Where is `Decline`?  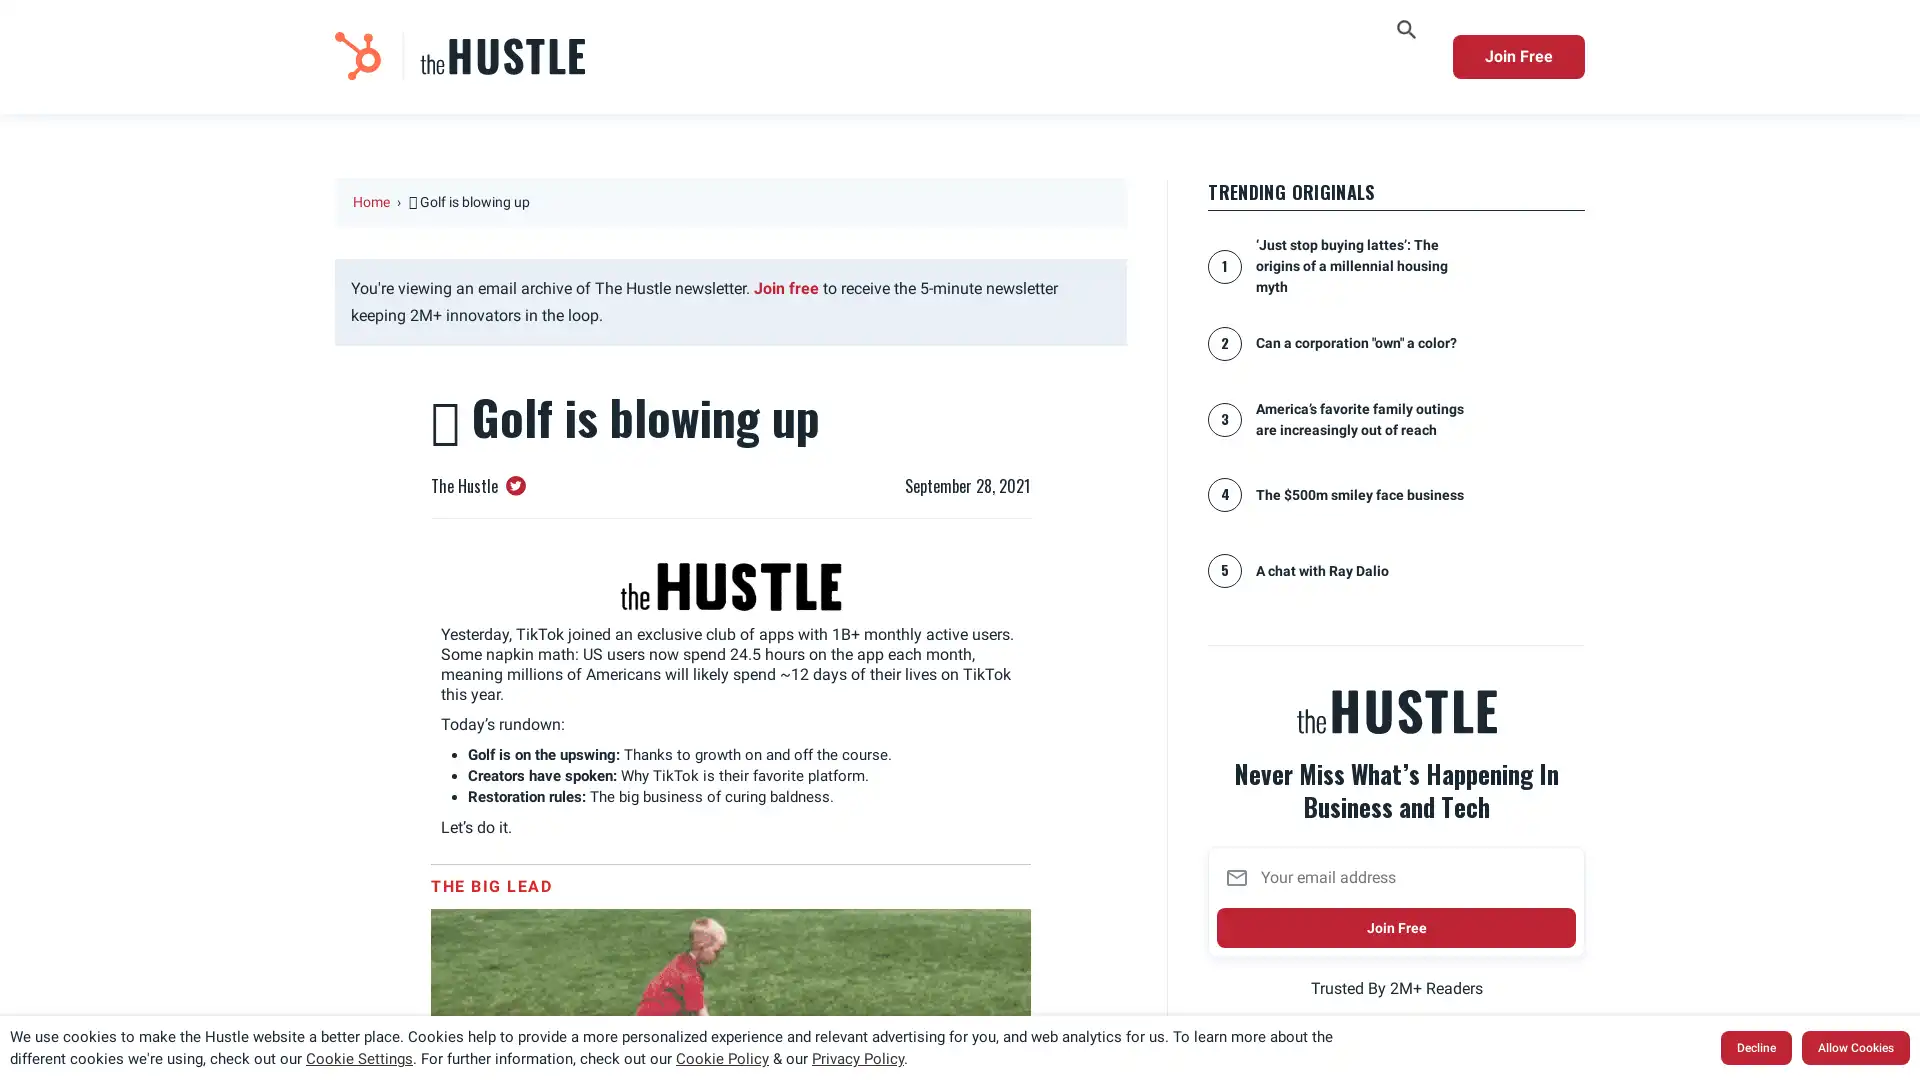 Decline is located at coordinates (1755, 1047).